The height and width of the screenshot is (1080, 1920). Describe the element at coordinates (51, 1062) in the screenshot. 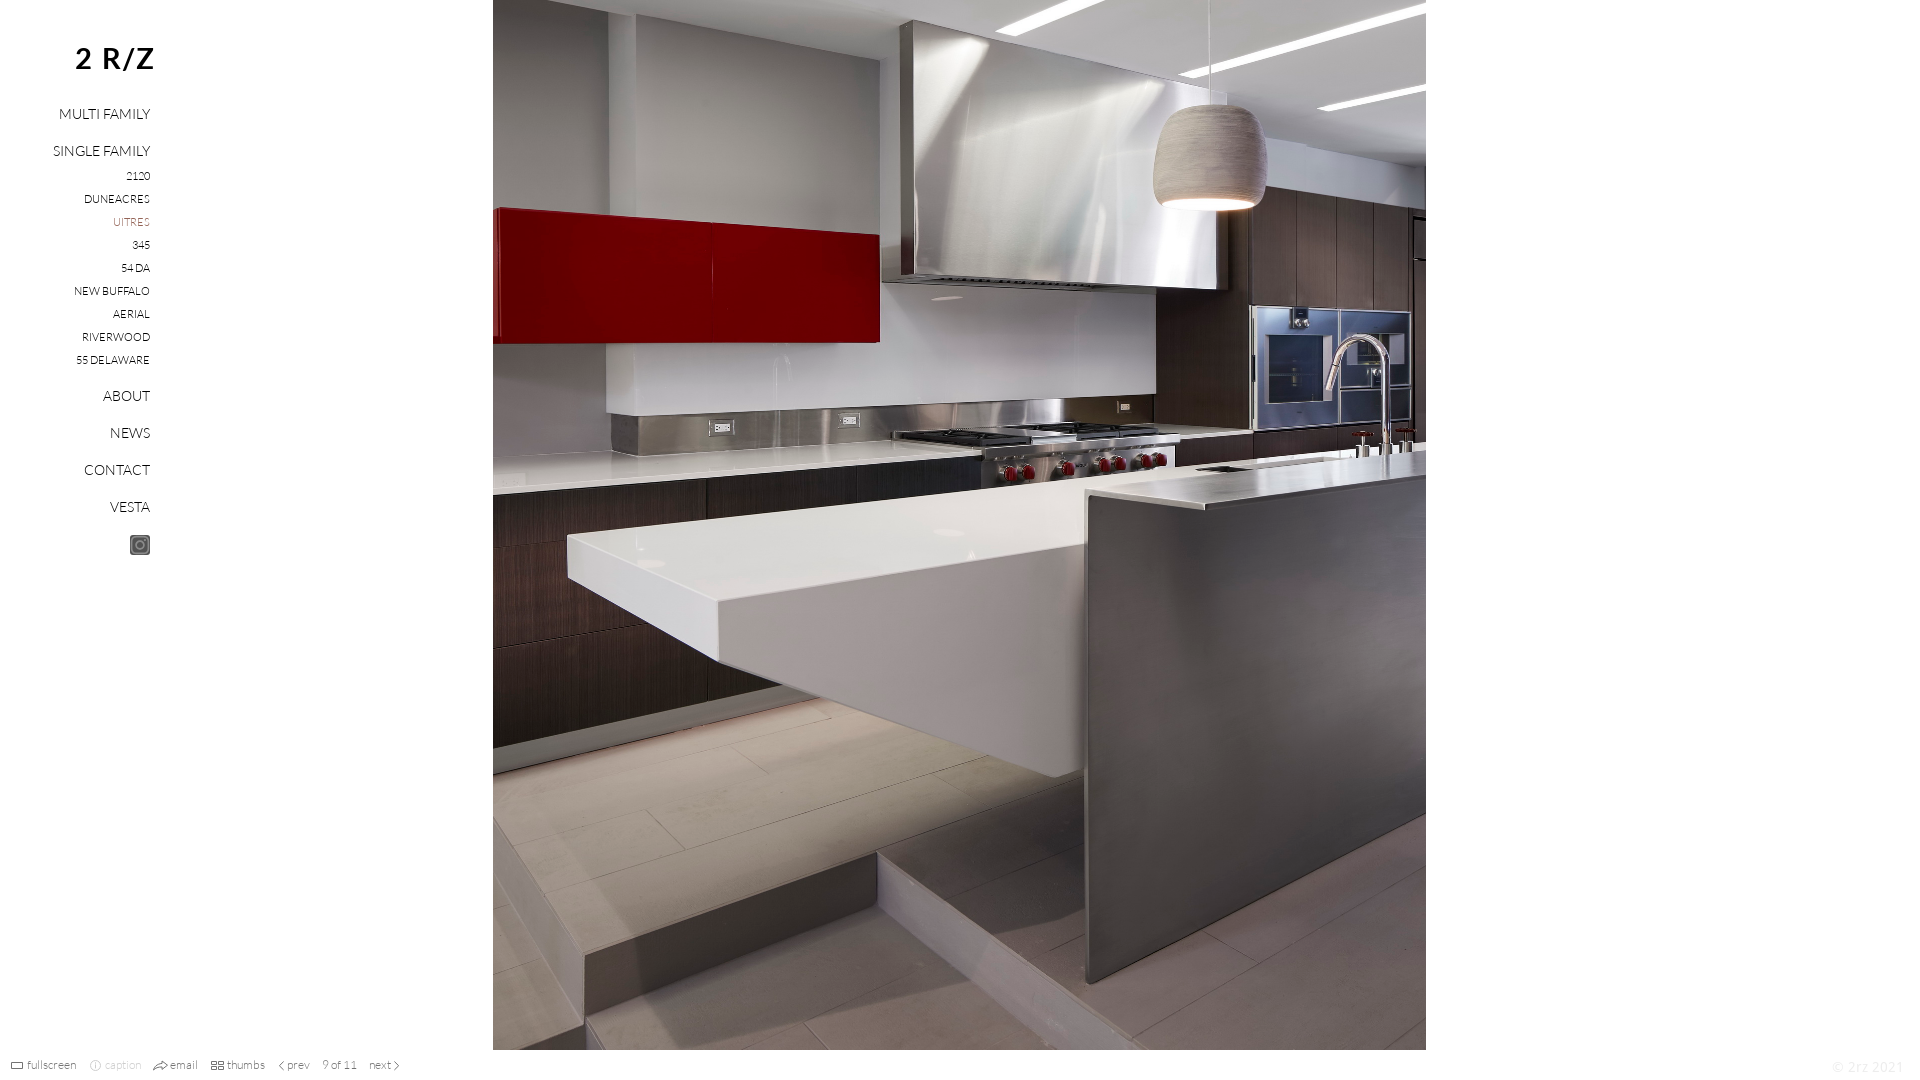

I see `'fullscreen'` at that location.